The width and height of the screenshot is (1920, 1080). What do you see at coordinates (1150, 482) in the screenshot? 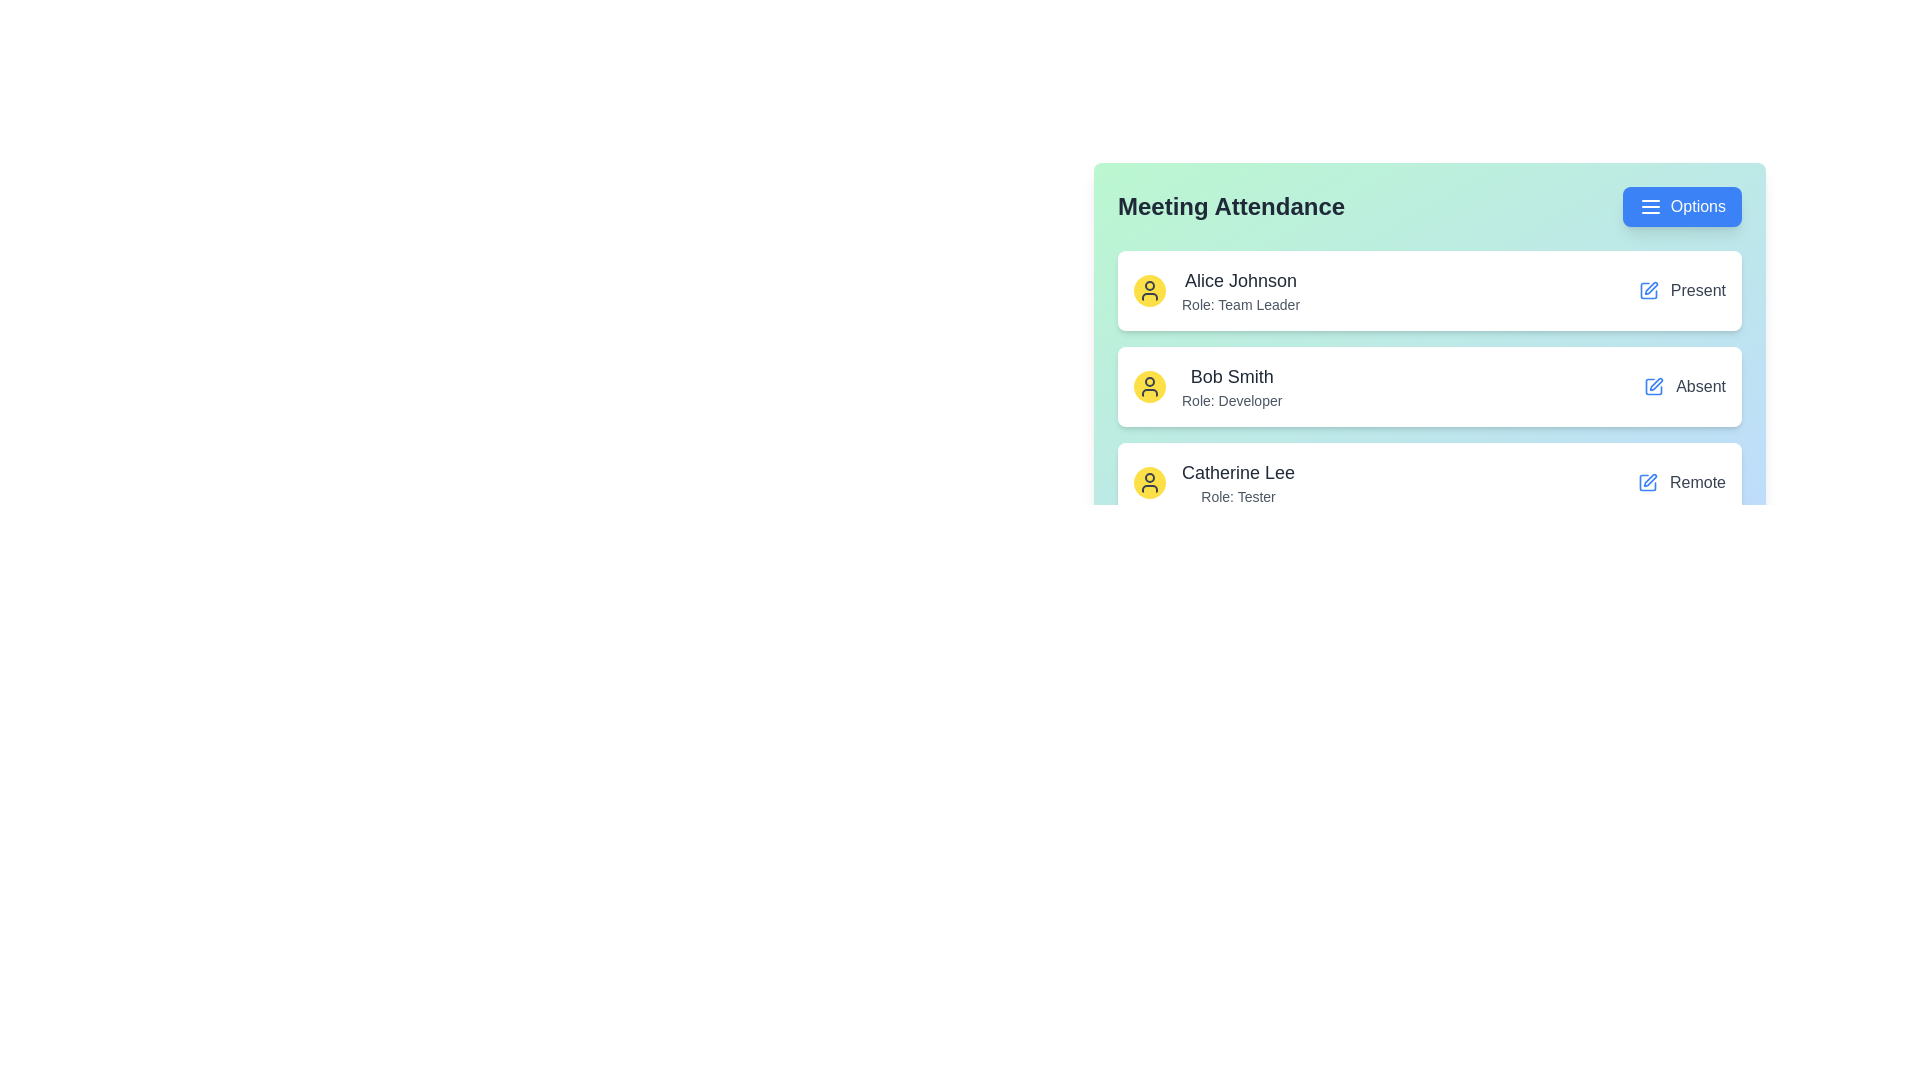
I see `the image icon representing Catherine Lee` at bounding box center [1150, 482].